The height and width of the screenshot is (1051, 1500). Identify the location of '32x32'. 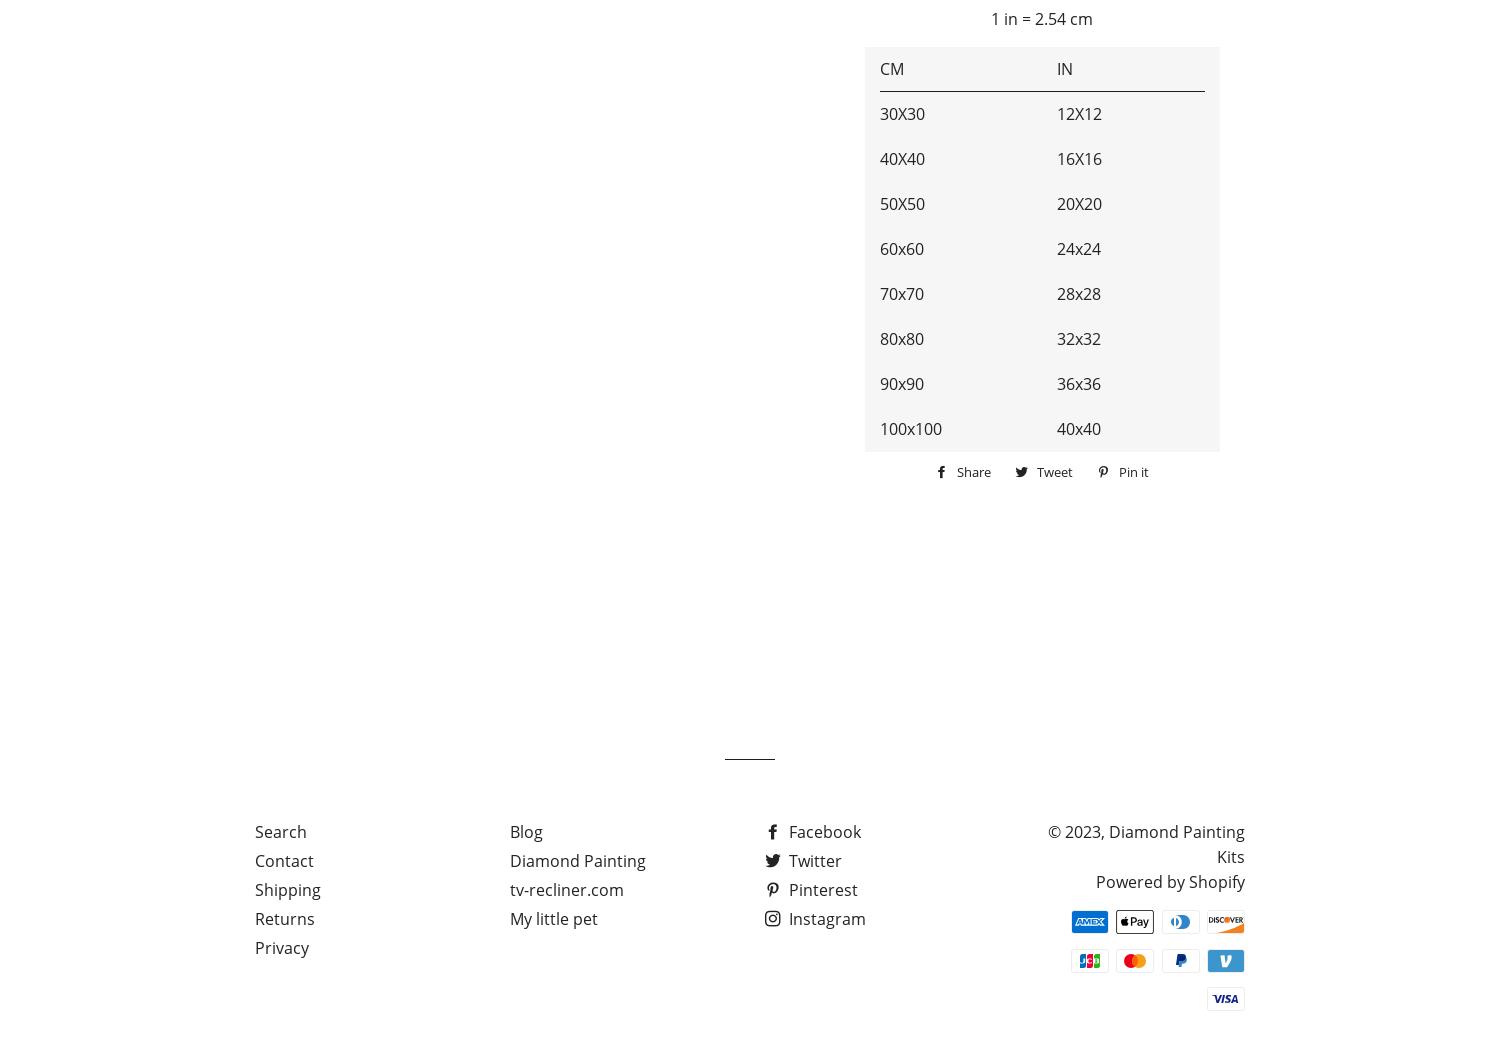
(1077, 338).